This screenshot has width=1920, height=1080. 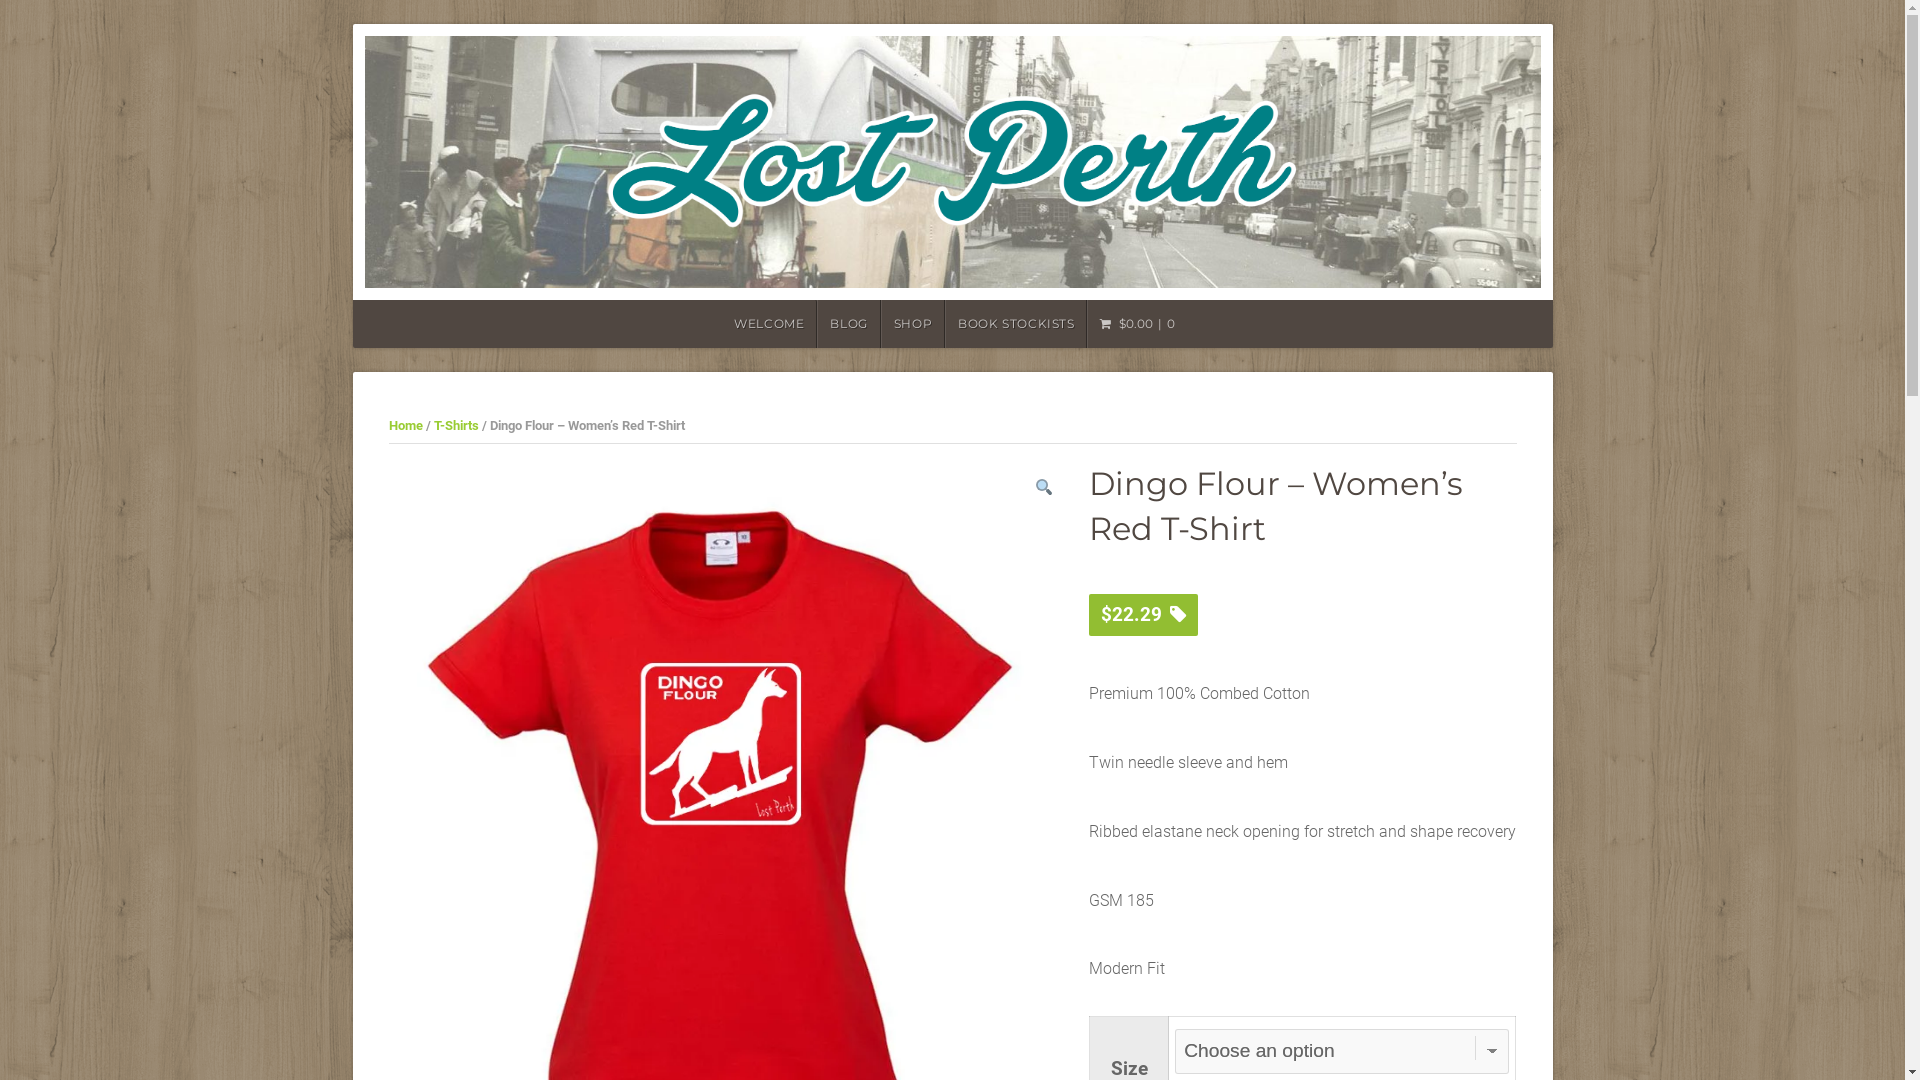 What do you see at coordinates (766, 323) in the screenshot?
I see `'WELCOME'` at bounding box center [766, 323].